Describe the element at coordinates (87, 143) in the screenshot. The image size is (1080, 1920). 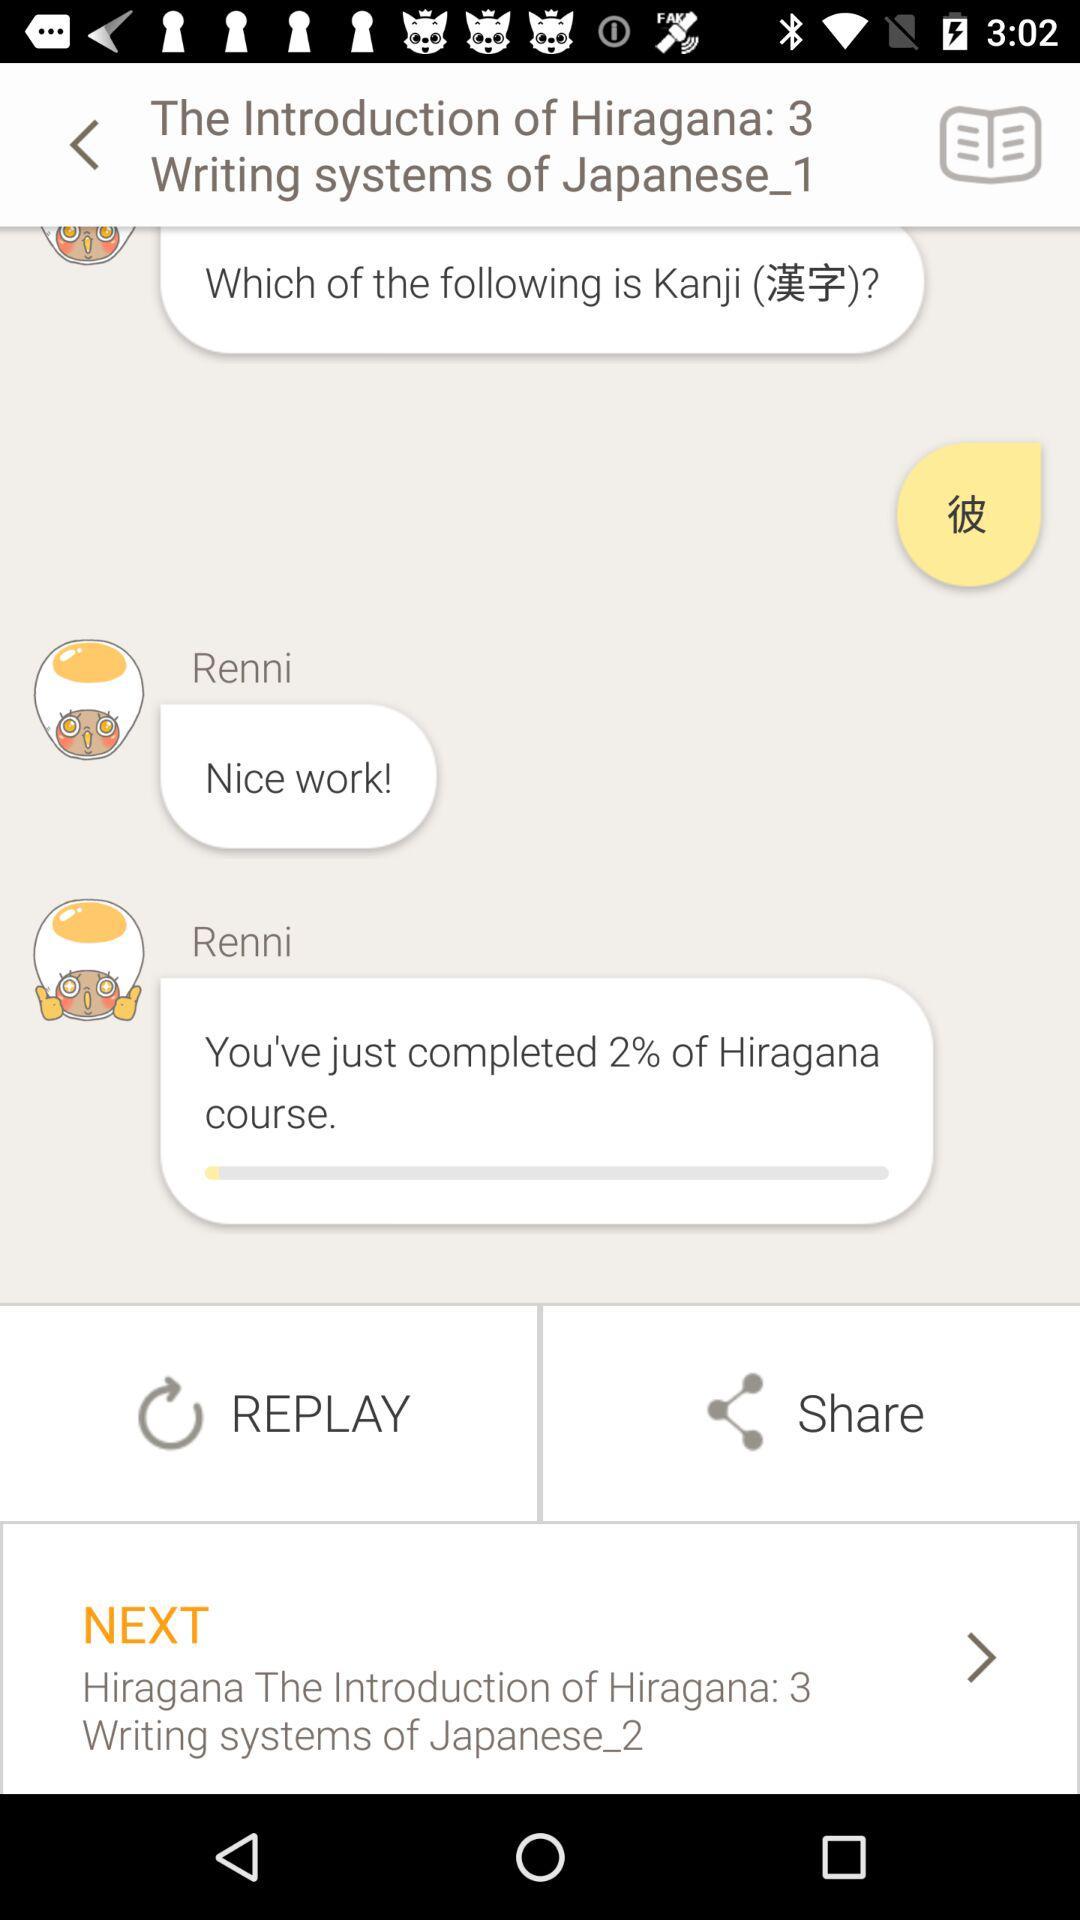
I see `the arrow_backward icon` at that location.